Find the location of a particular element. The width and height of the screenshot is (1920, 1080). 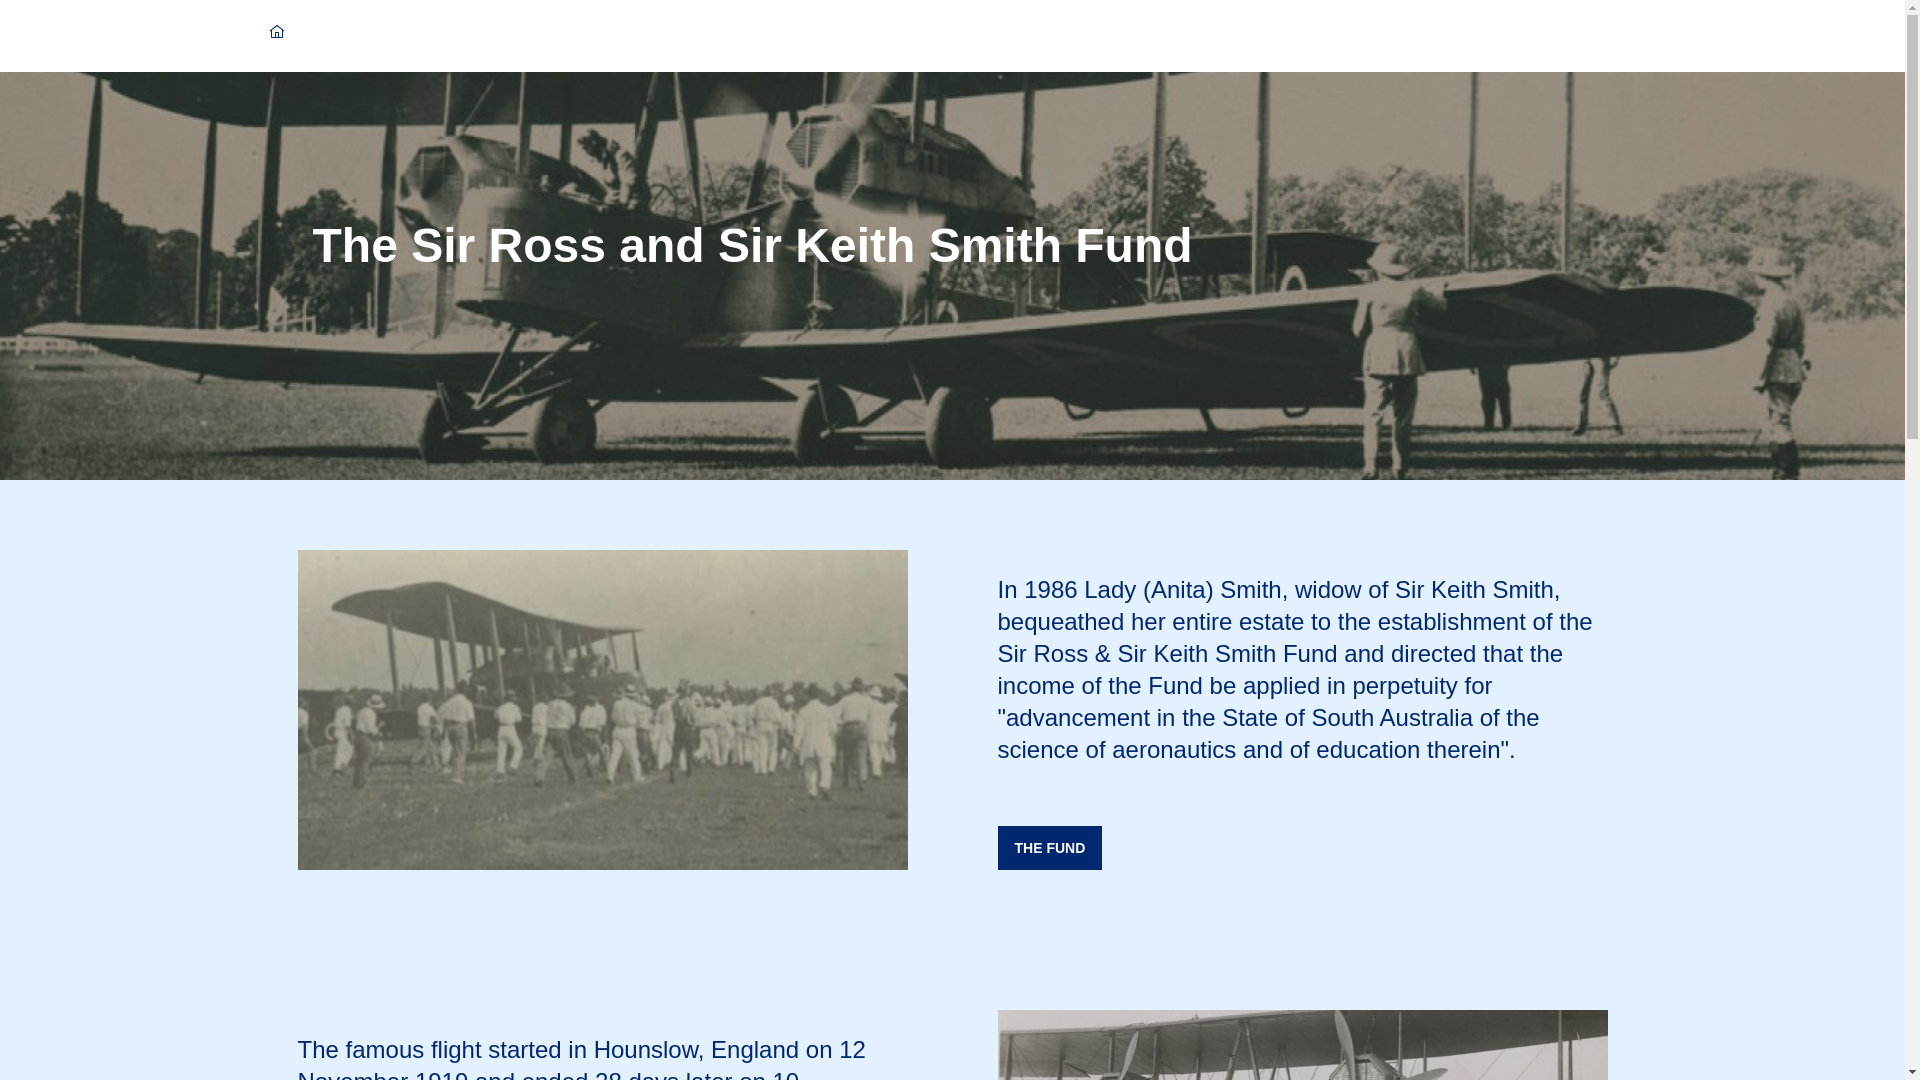

'THE FUND' is located at coordinates (1049, 848).